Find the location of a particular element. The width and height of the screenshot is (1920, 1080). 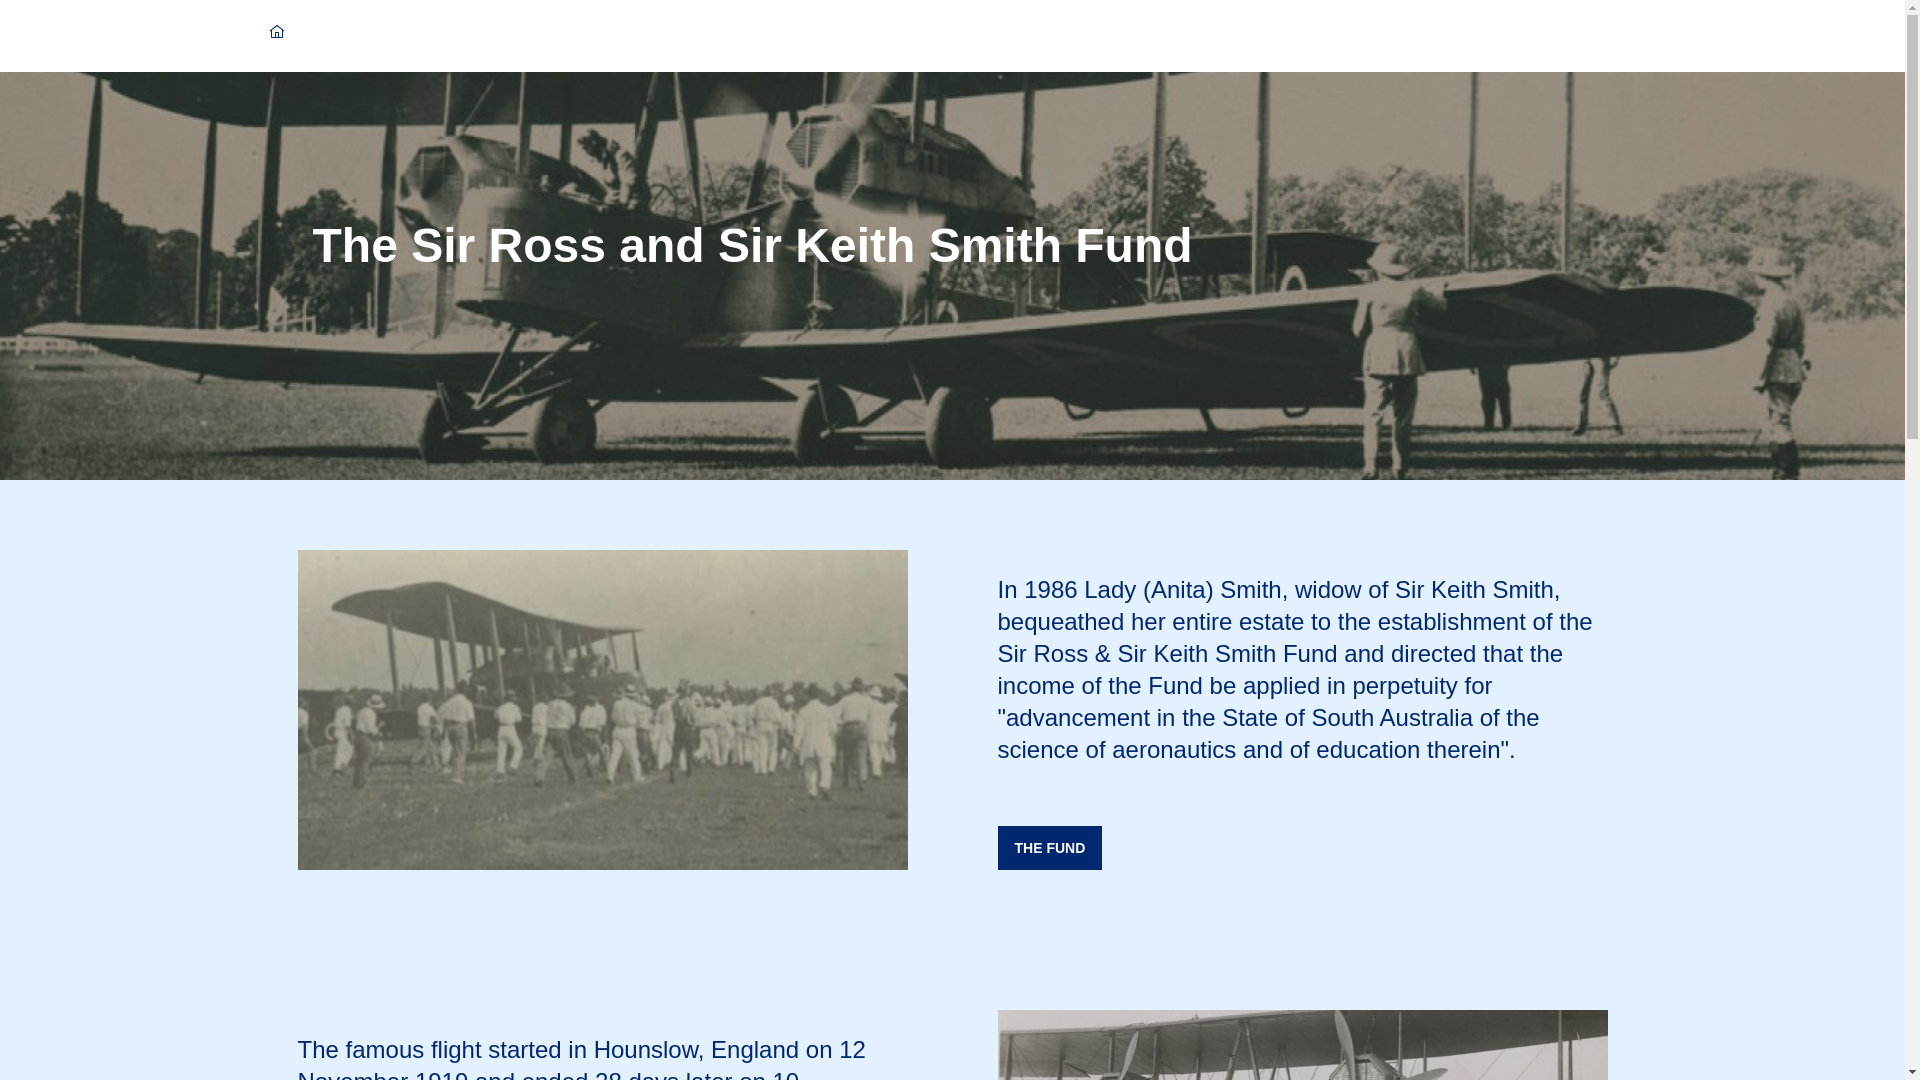

'THE FUND' is located at coordinates (1049, 848).